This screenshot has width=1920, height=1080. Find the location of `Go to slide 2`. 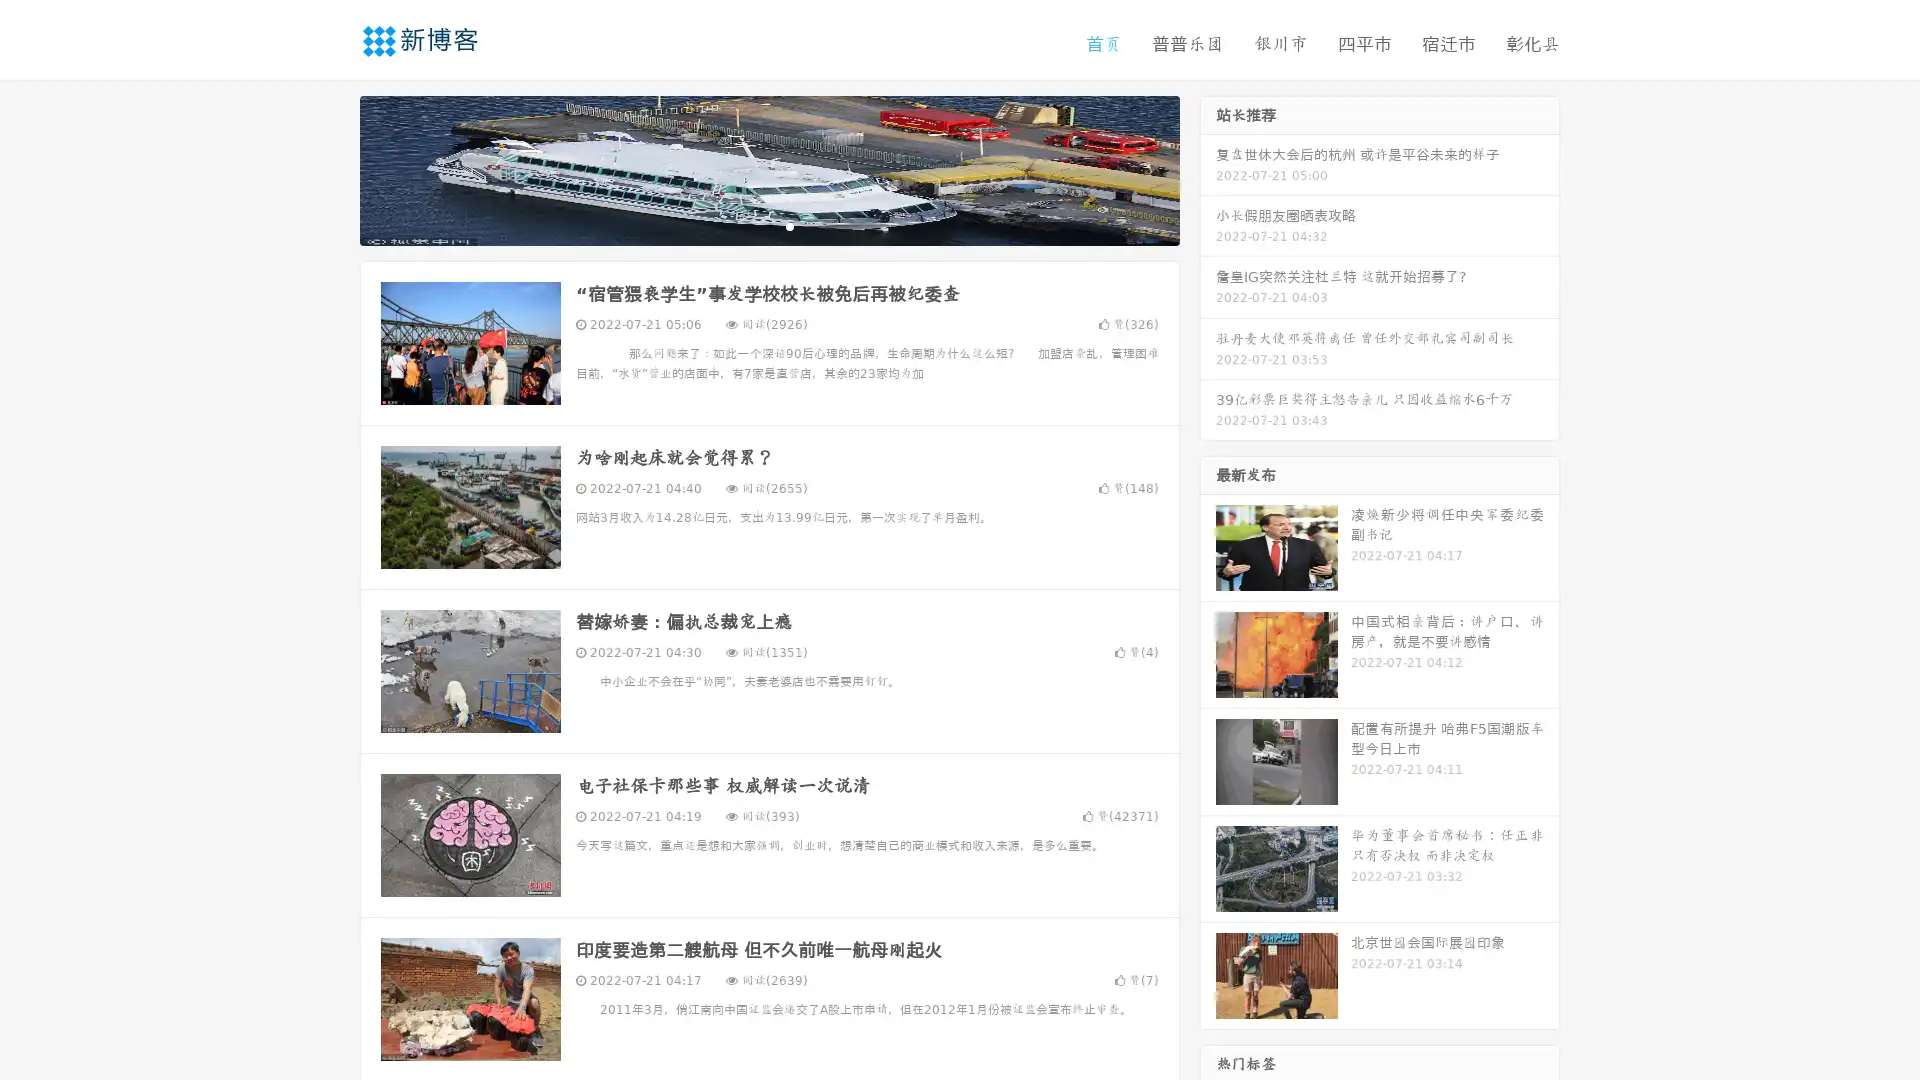

Go to slide 2 is located at coordinates (768, 225).